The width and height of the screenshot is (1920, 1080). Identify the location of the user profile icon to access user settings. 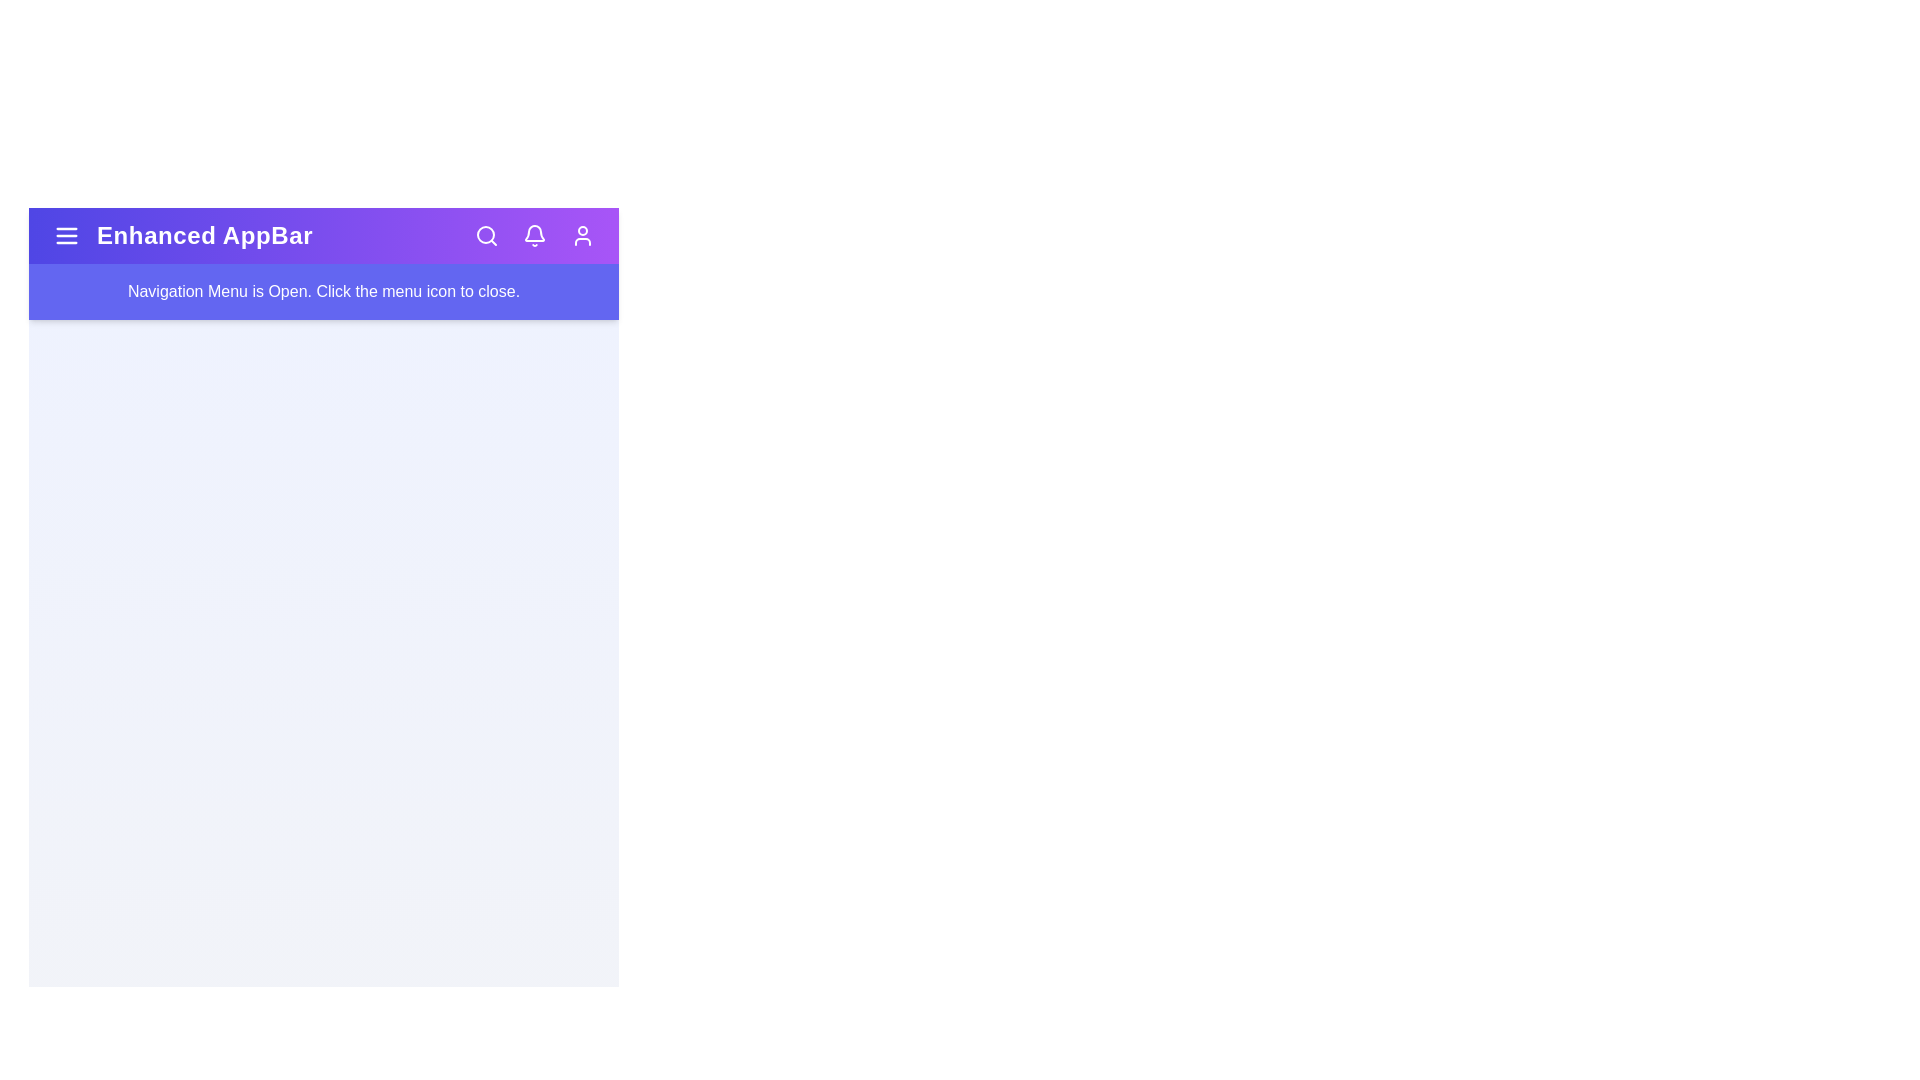
(581, 234).